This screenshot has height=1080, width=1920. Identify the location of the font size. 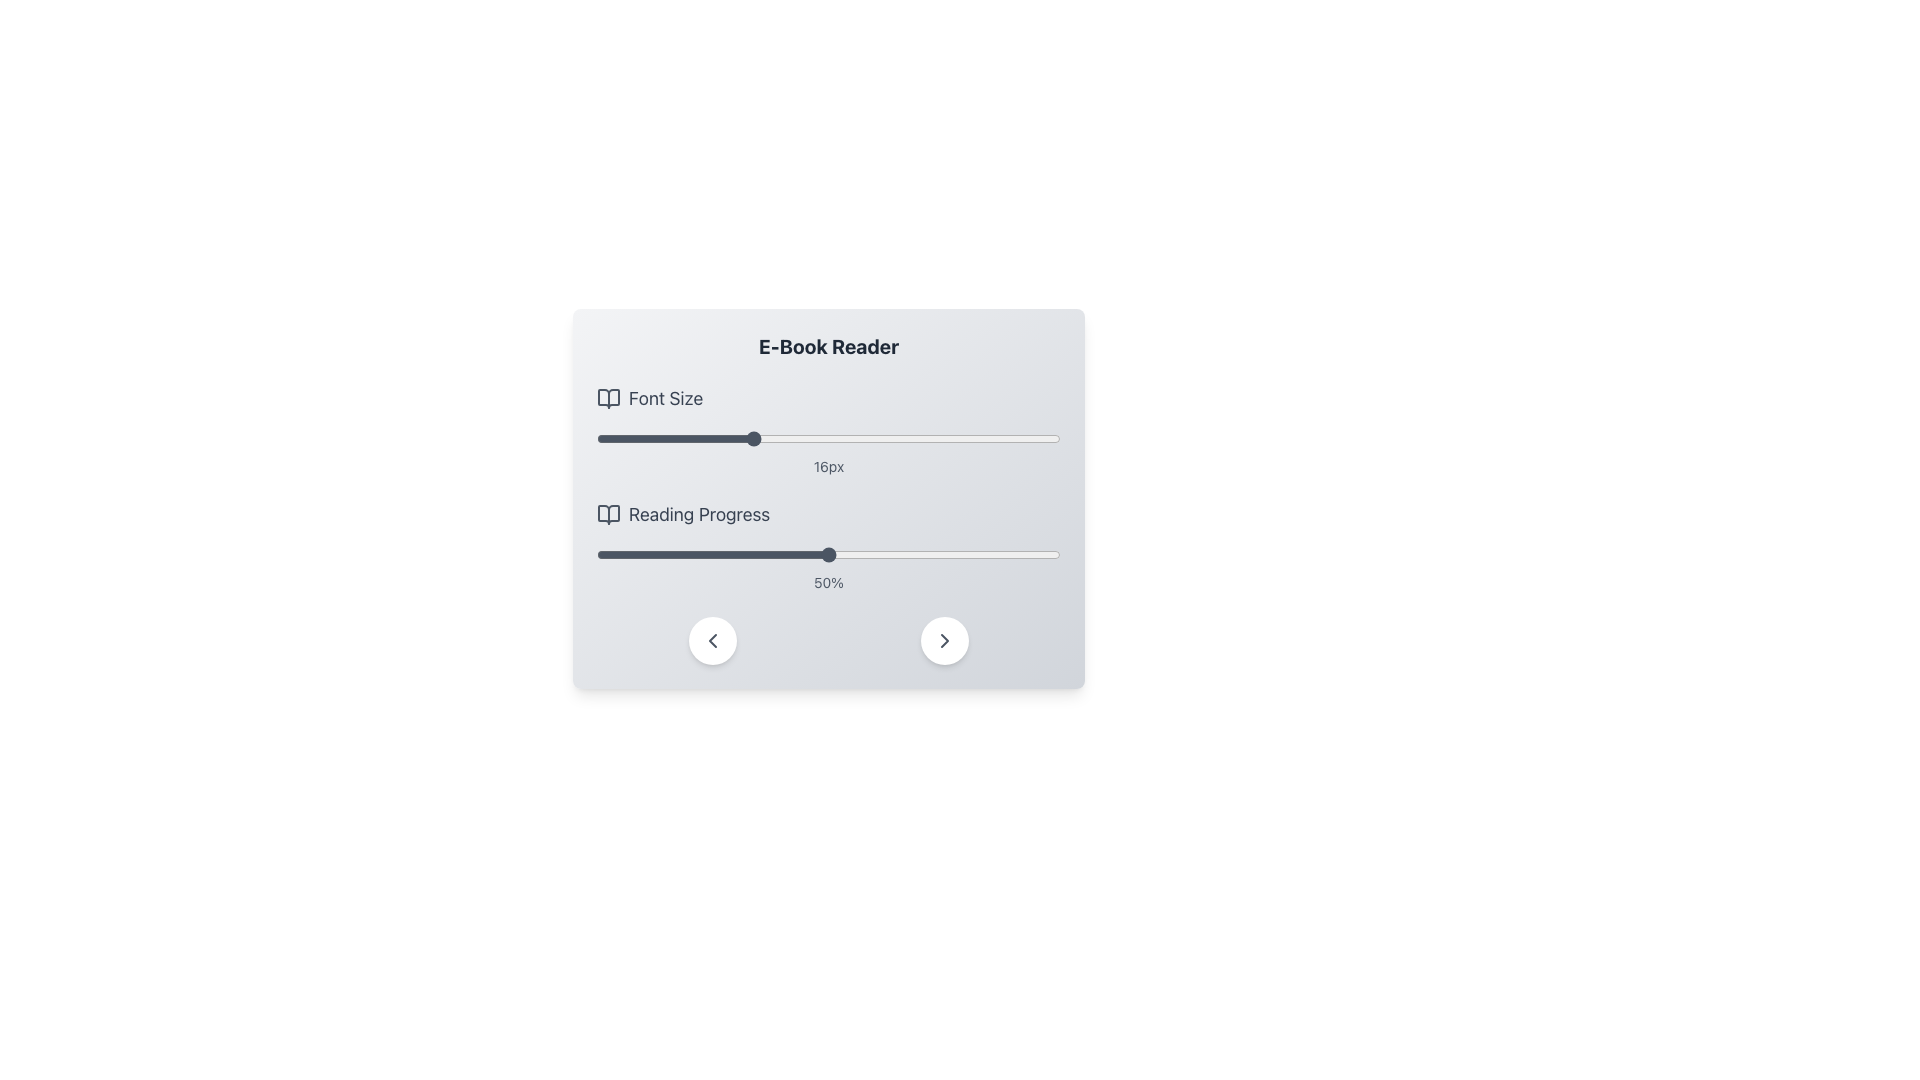
(713, 438).